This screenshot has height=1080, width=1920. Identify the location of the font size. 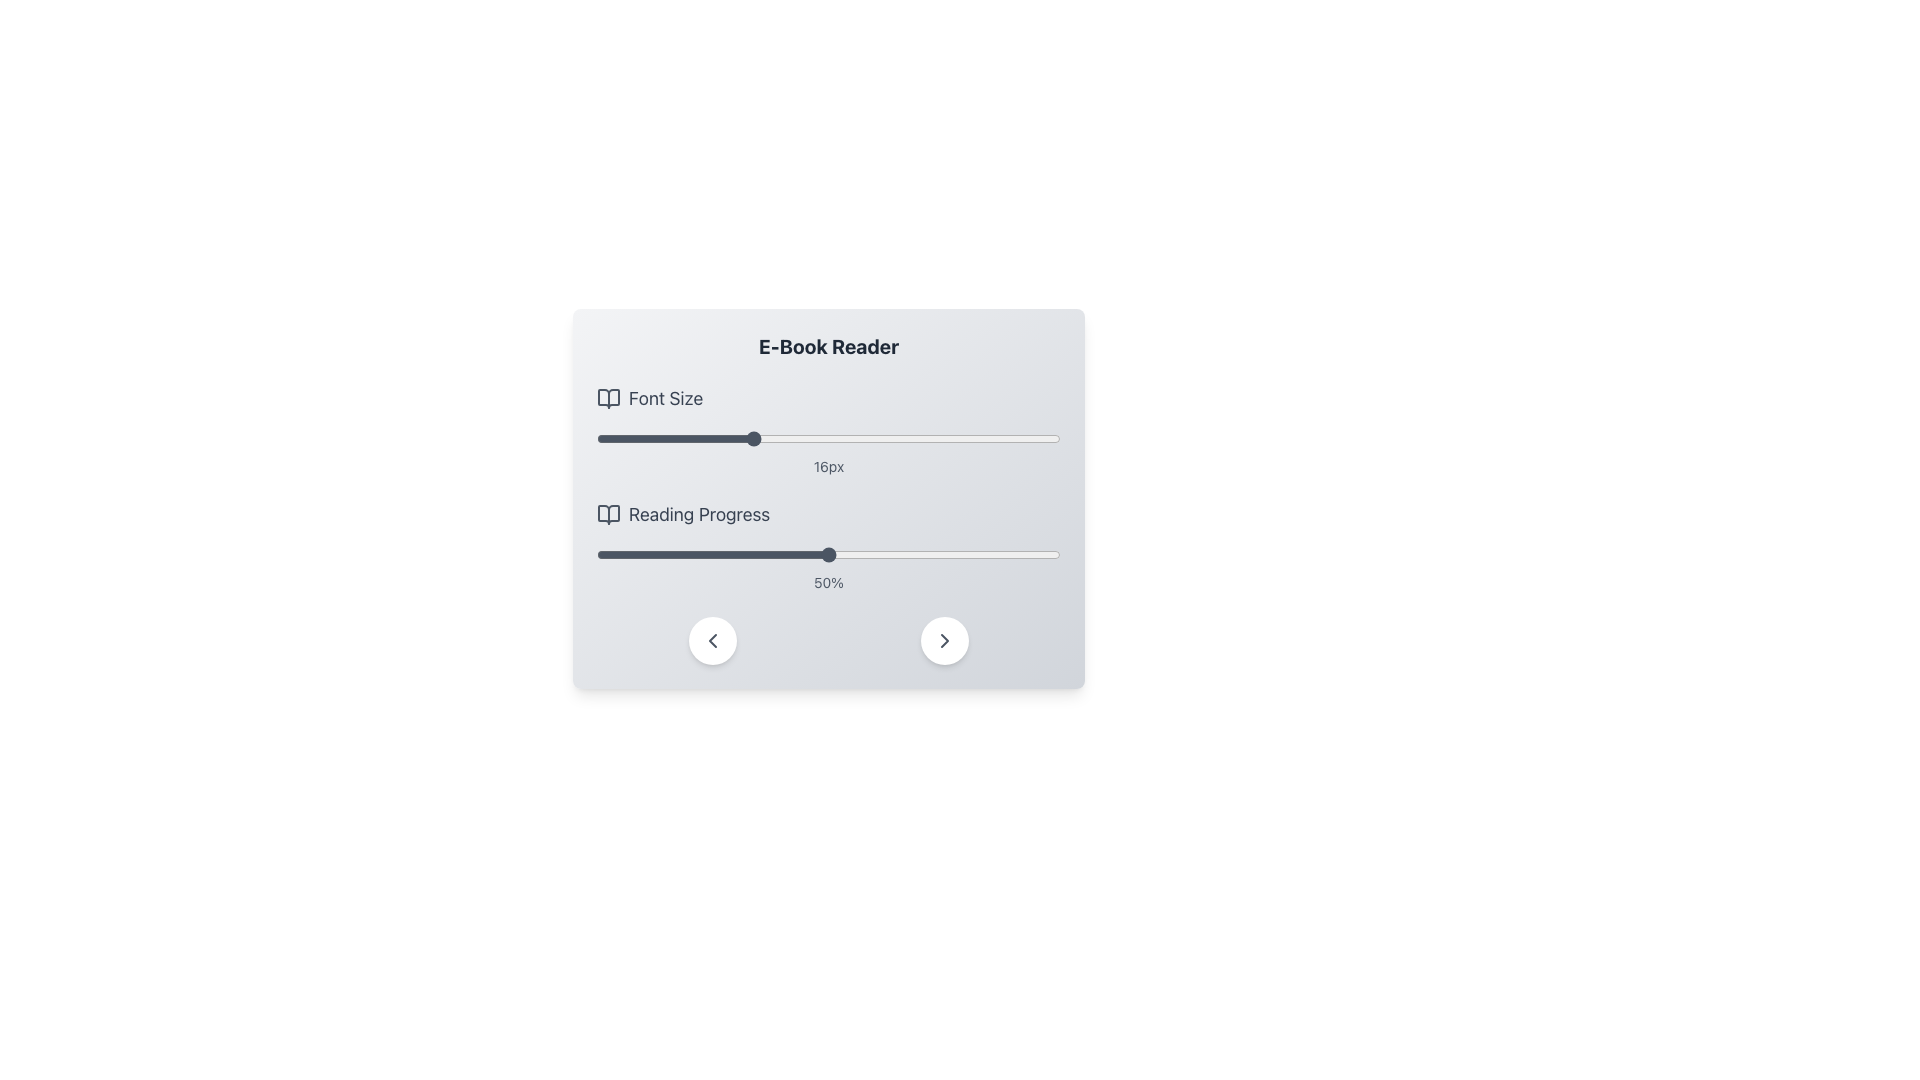
(713, 438).